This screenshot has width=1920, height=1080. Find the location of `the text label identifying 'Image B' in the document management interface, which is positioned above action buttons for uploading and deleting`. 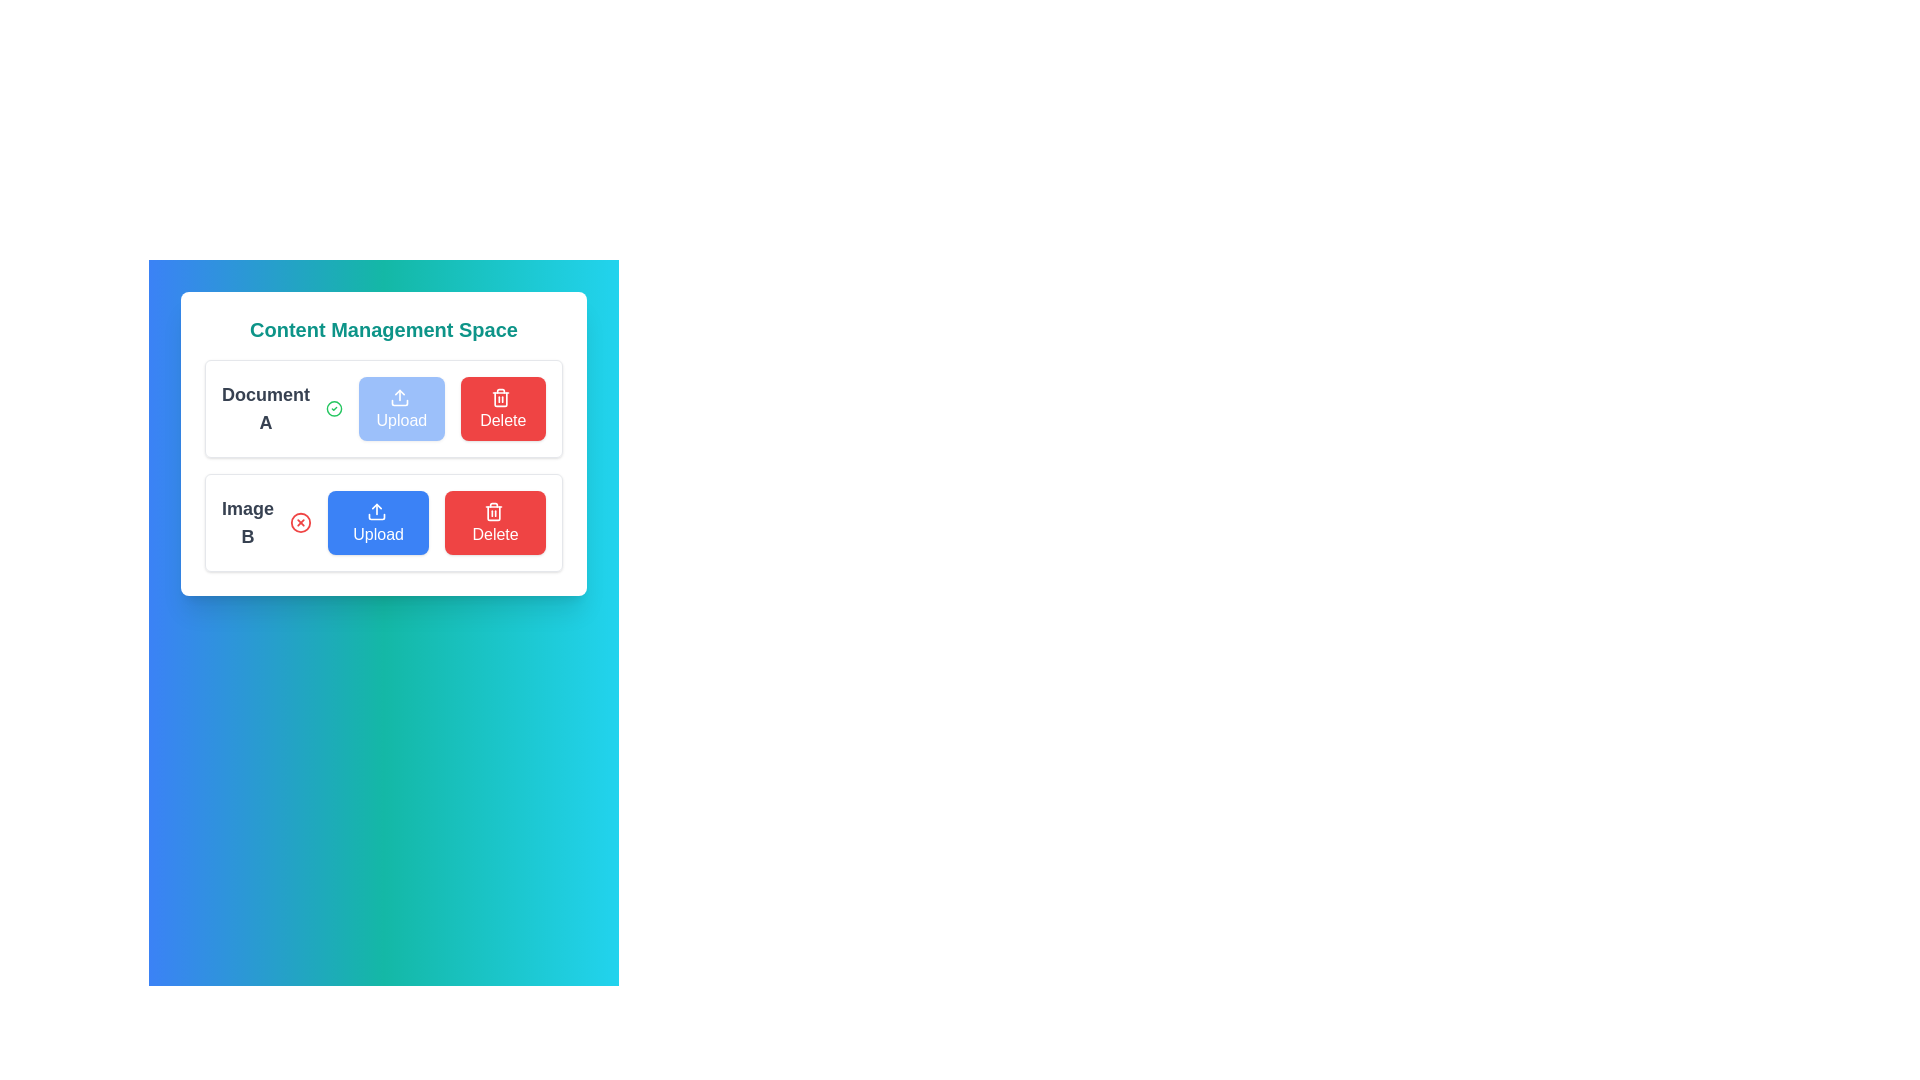

the text label identifying 'Image B' in the document management interface, which is positioned above action buttons for uploading and deleting is located at coordinates (247, 522).